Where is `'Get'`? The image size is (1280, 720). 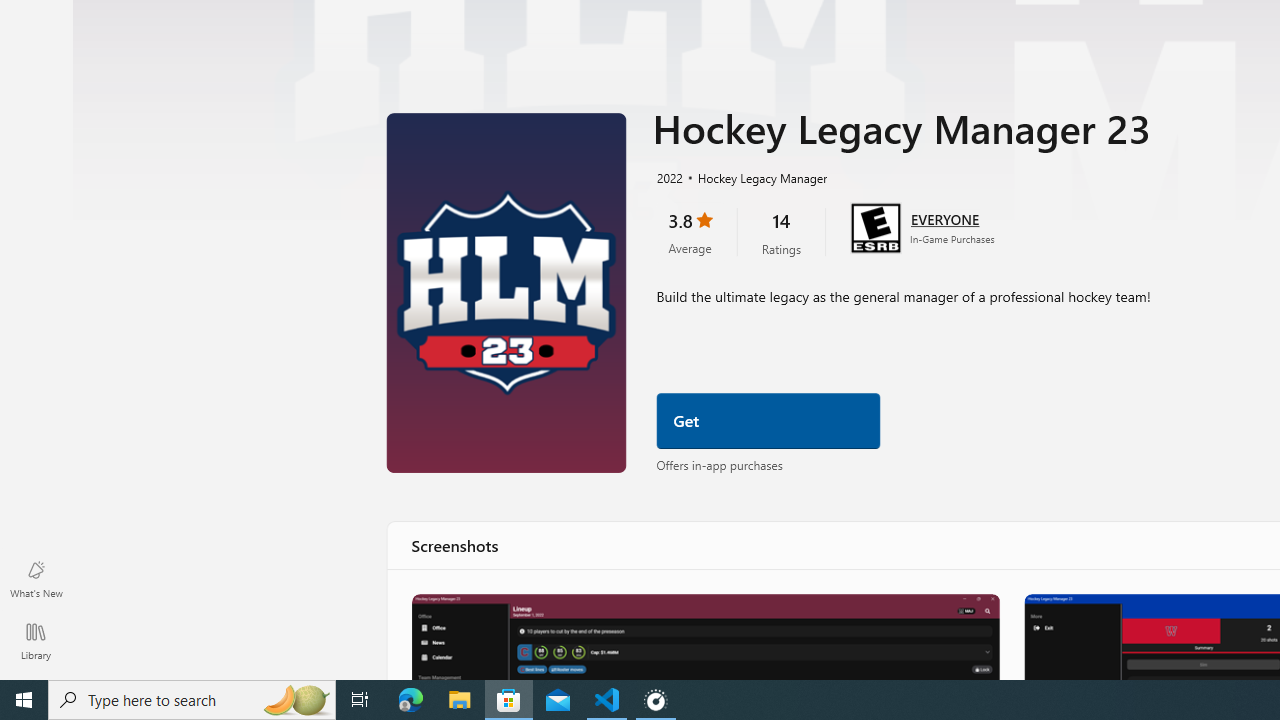
'Get' is located at coordinates (767, 420).